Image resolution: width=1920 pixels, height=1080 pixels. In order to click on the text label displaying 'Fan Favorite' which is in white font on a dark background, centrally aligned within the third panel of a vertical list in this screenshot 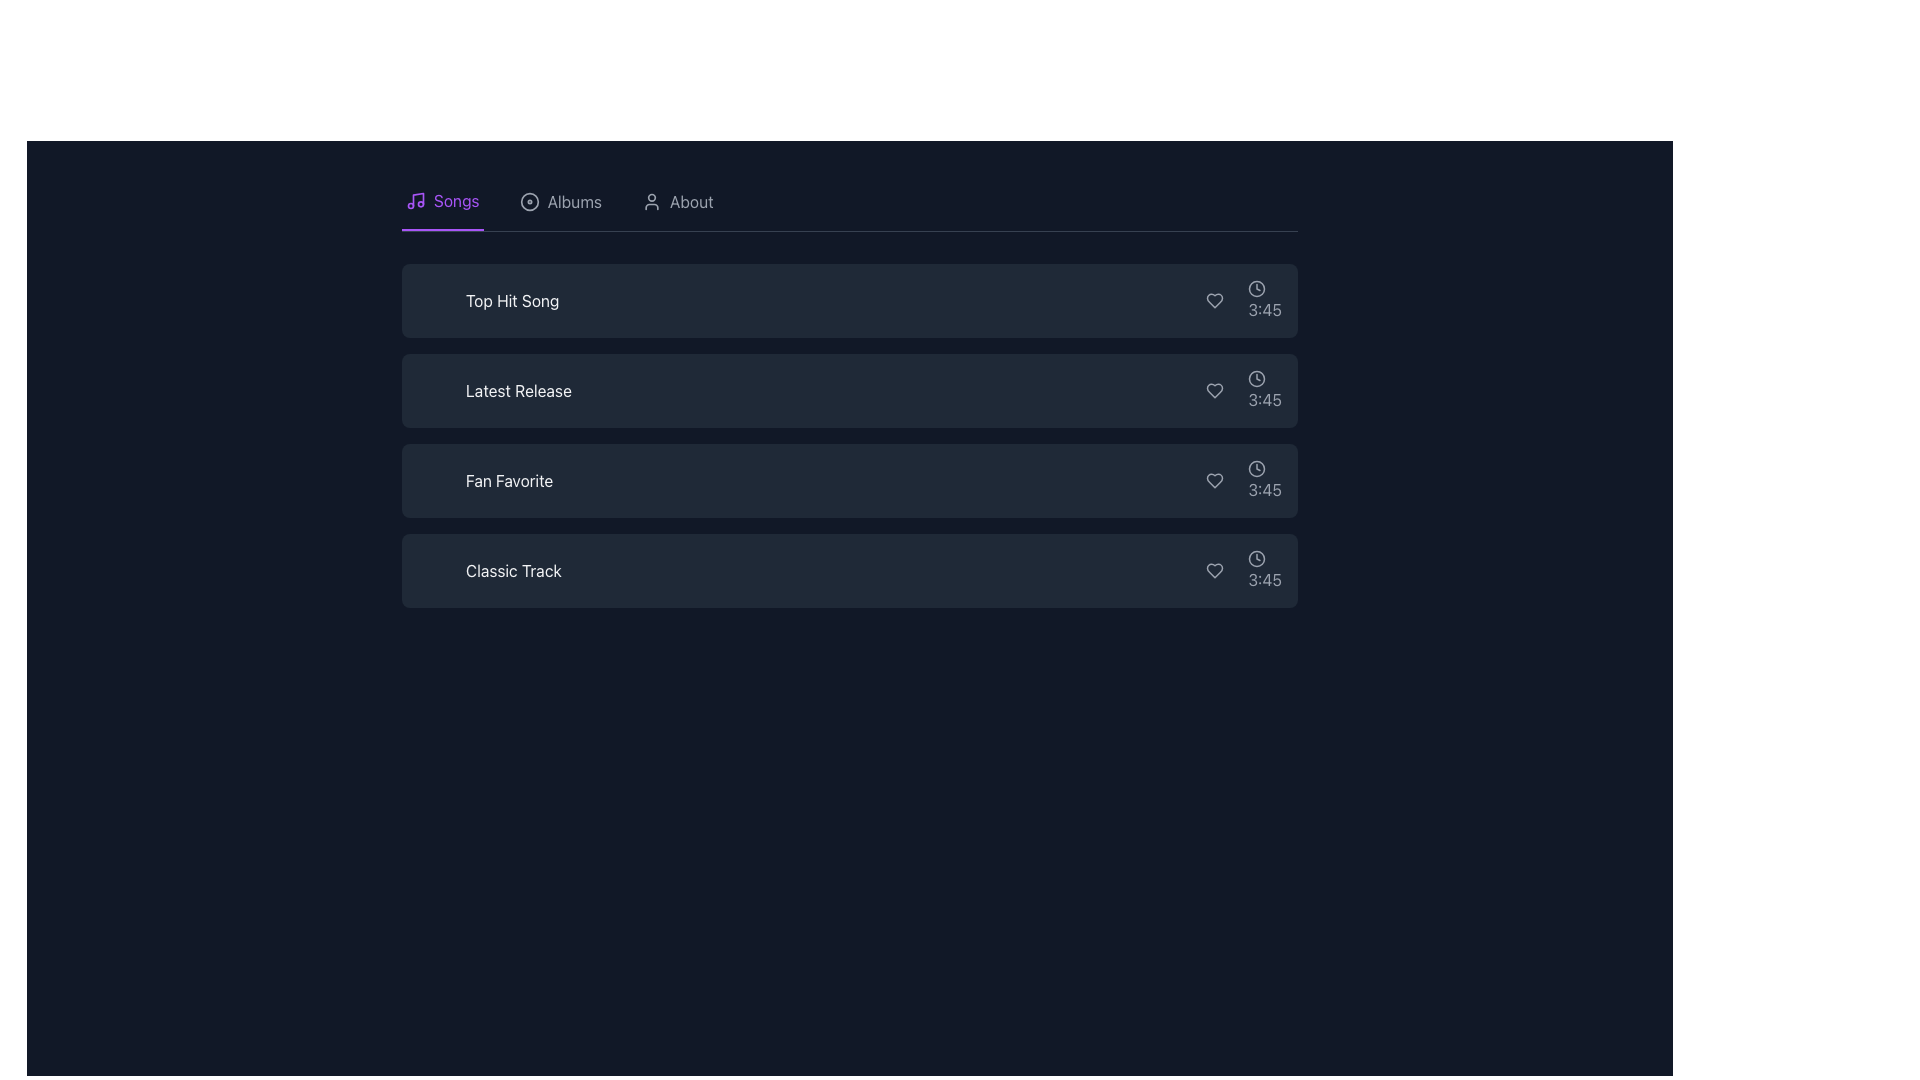, I will do `click(485, 481)`.